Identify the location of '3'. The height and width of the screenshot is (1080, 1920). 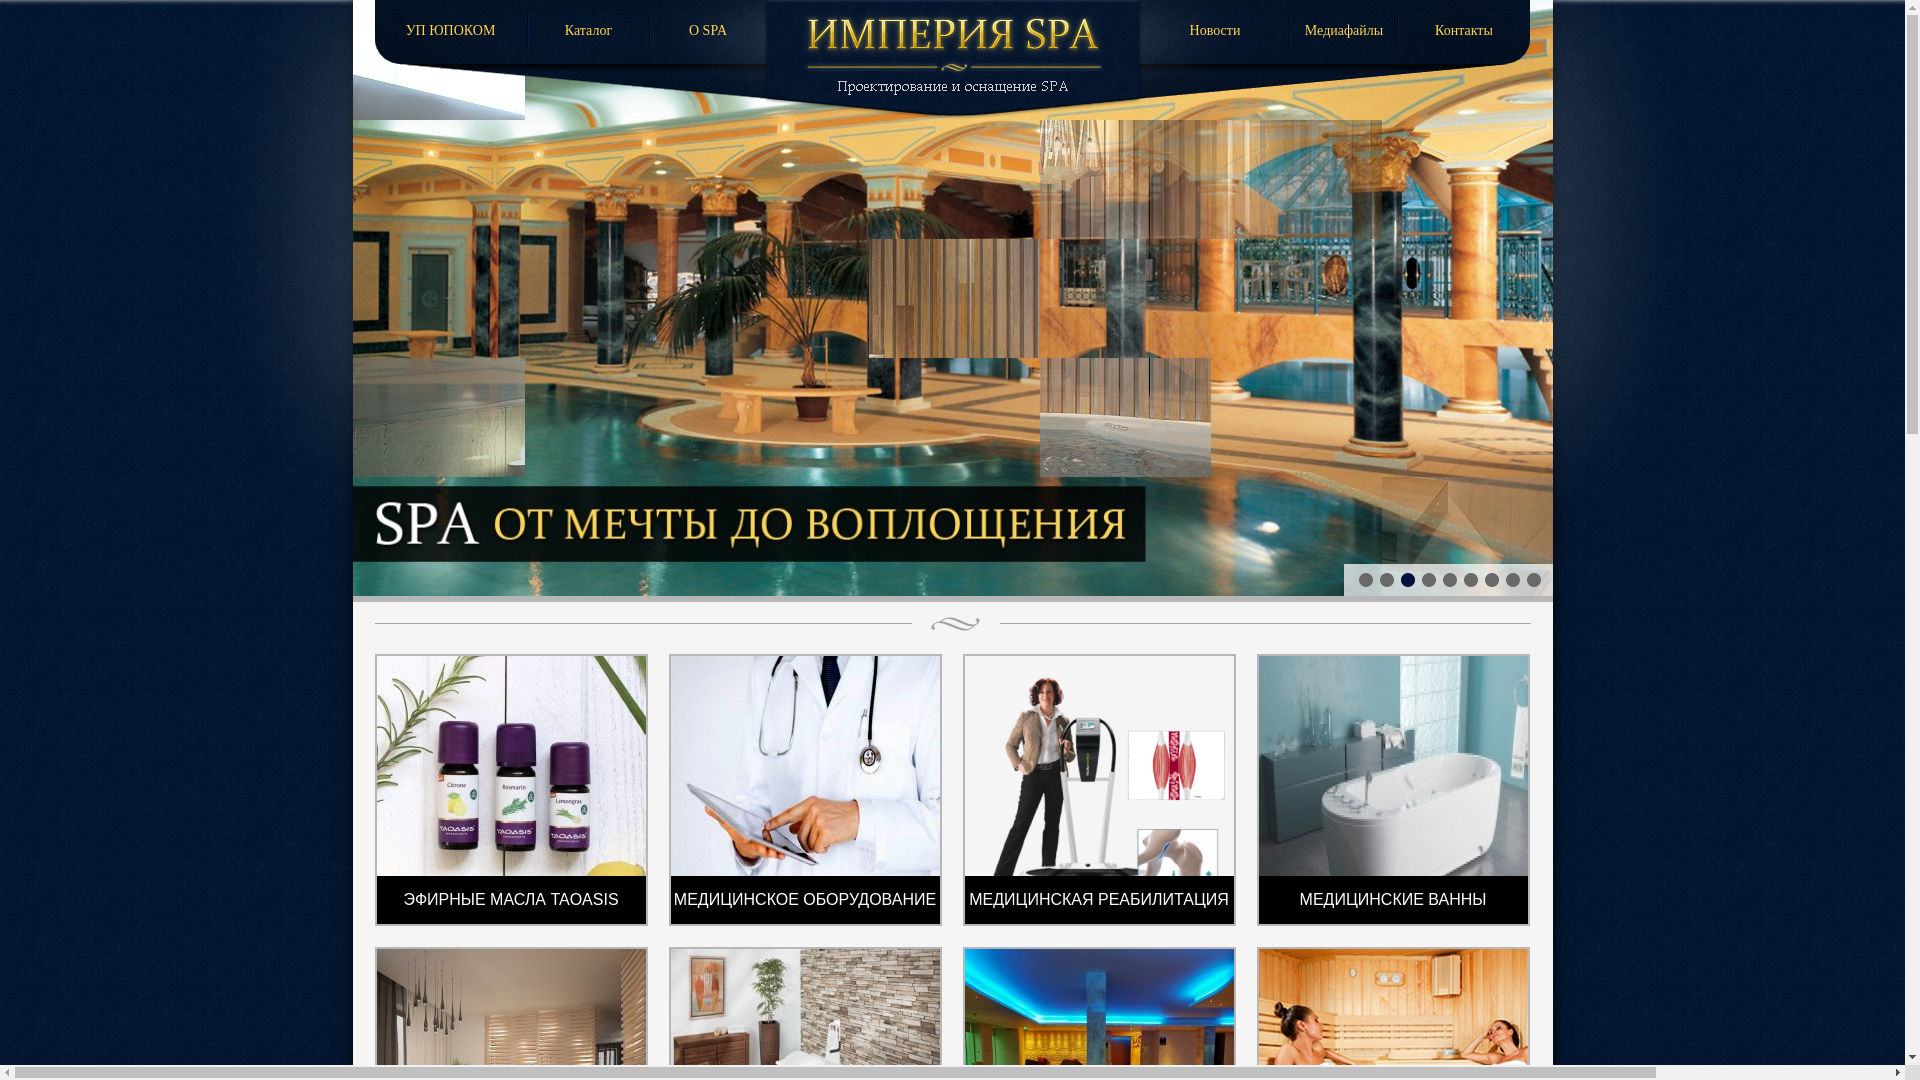
(1396, 579).